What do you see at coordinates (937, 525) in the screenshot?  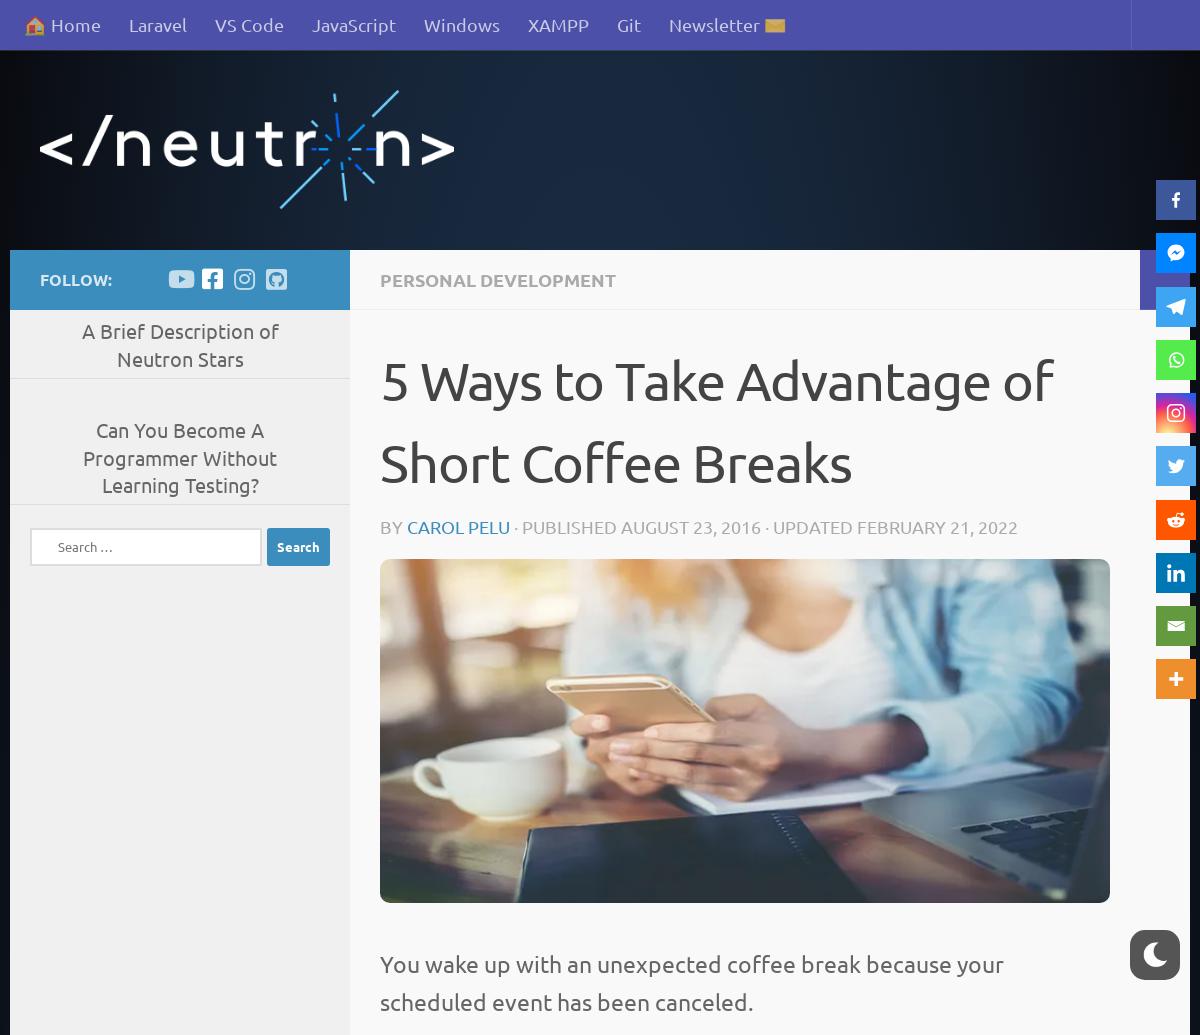 I see `'February 21, 2022'` at bounding box center [937, 525].